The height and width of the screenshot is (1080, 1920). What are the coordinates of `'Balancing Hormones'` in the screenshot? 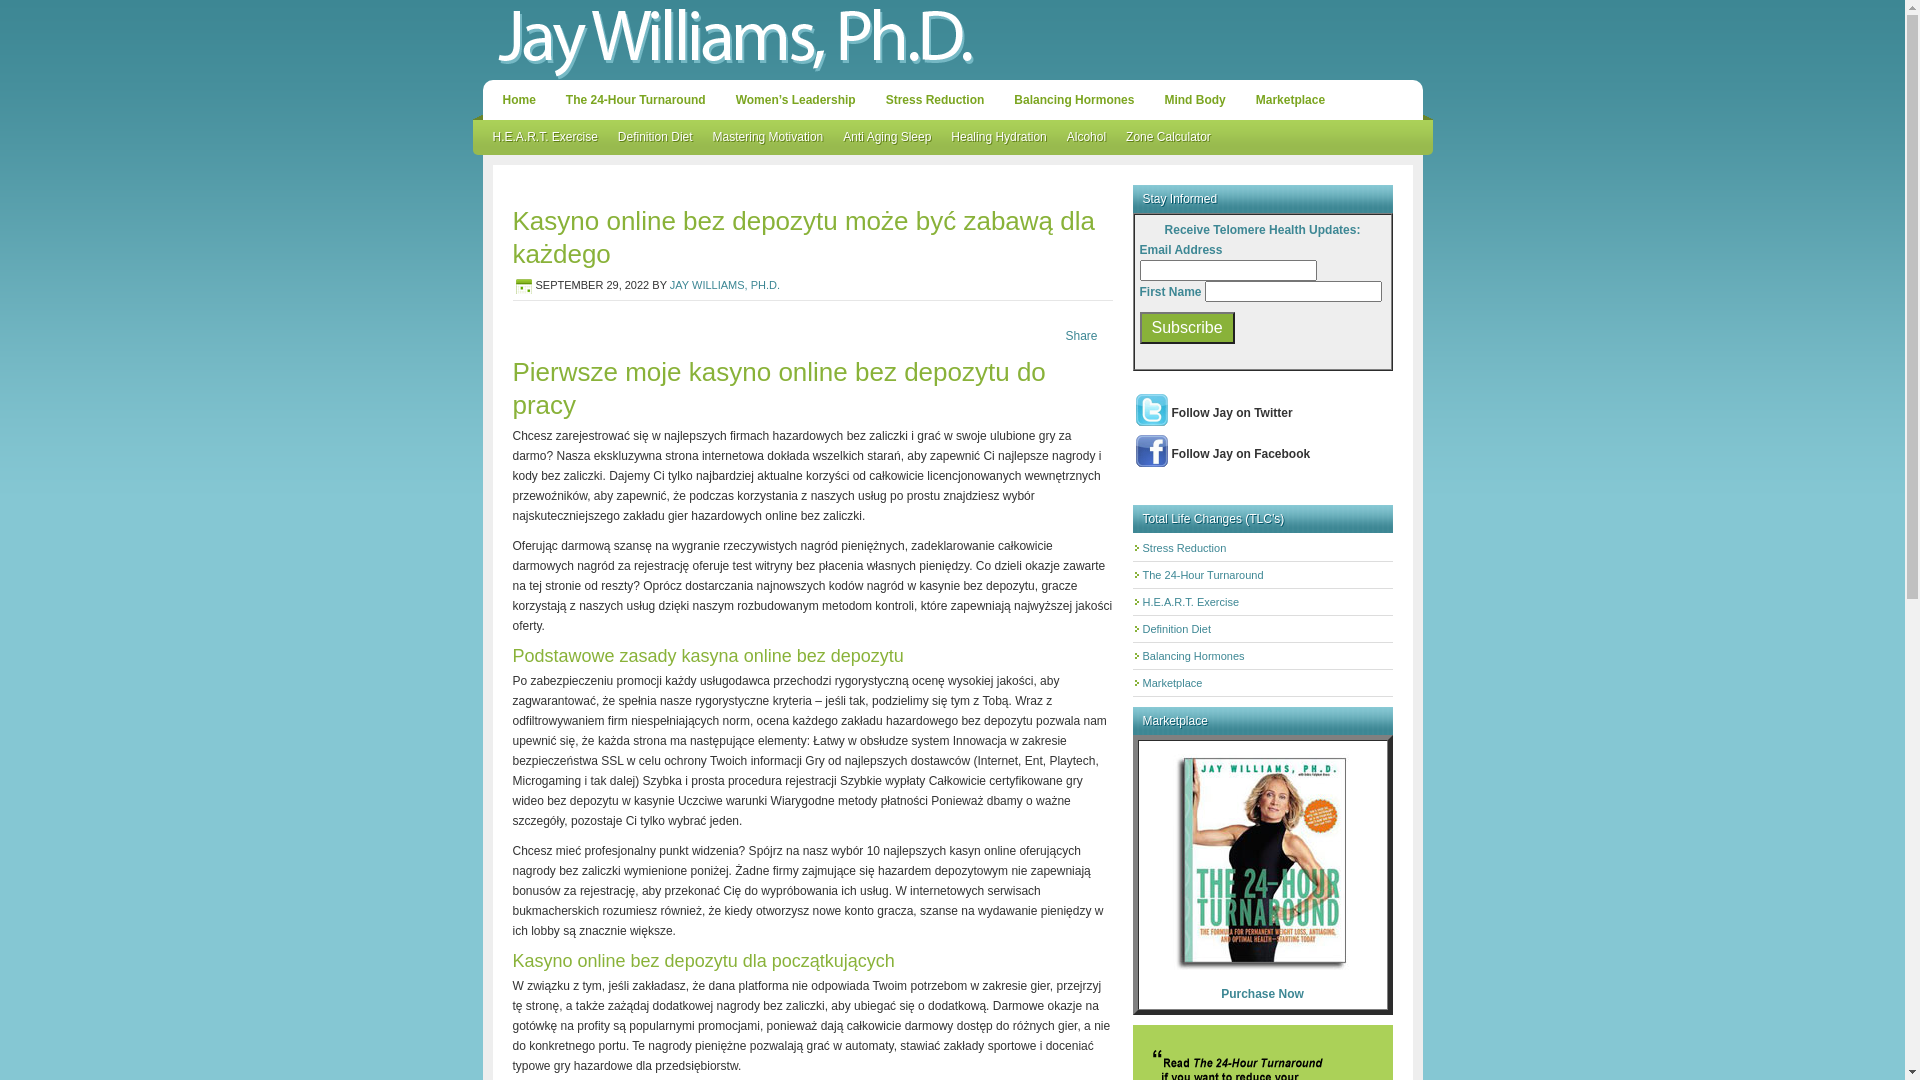 It's located at (1193, 655).